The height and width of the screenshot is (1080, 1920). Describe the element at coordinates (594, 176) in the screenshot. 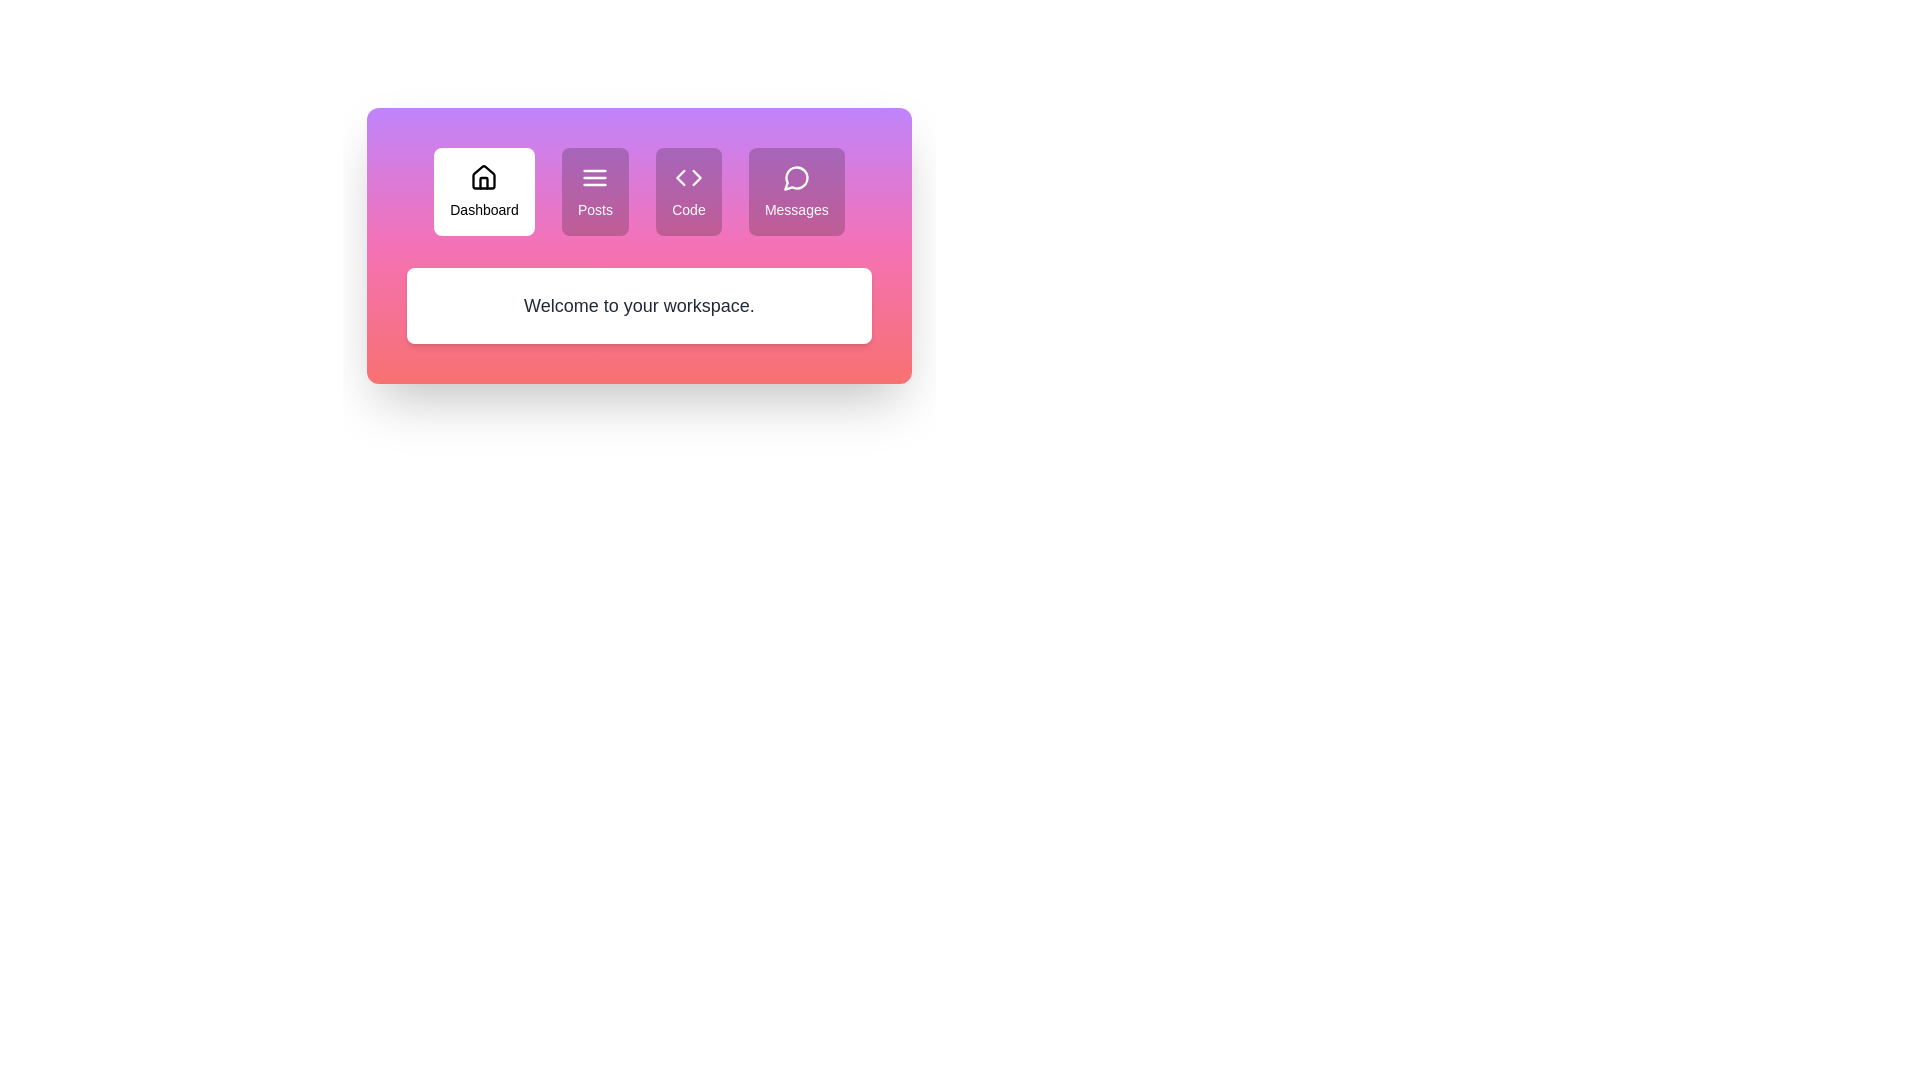

I see `the icon of the tab labeled Posts` at that location.